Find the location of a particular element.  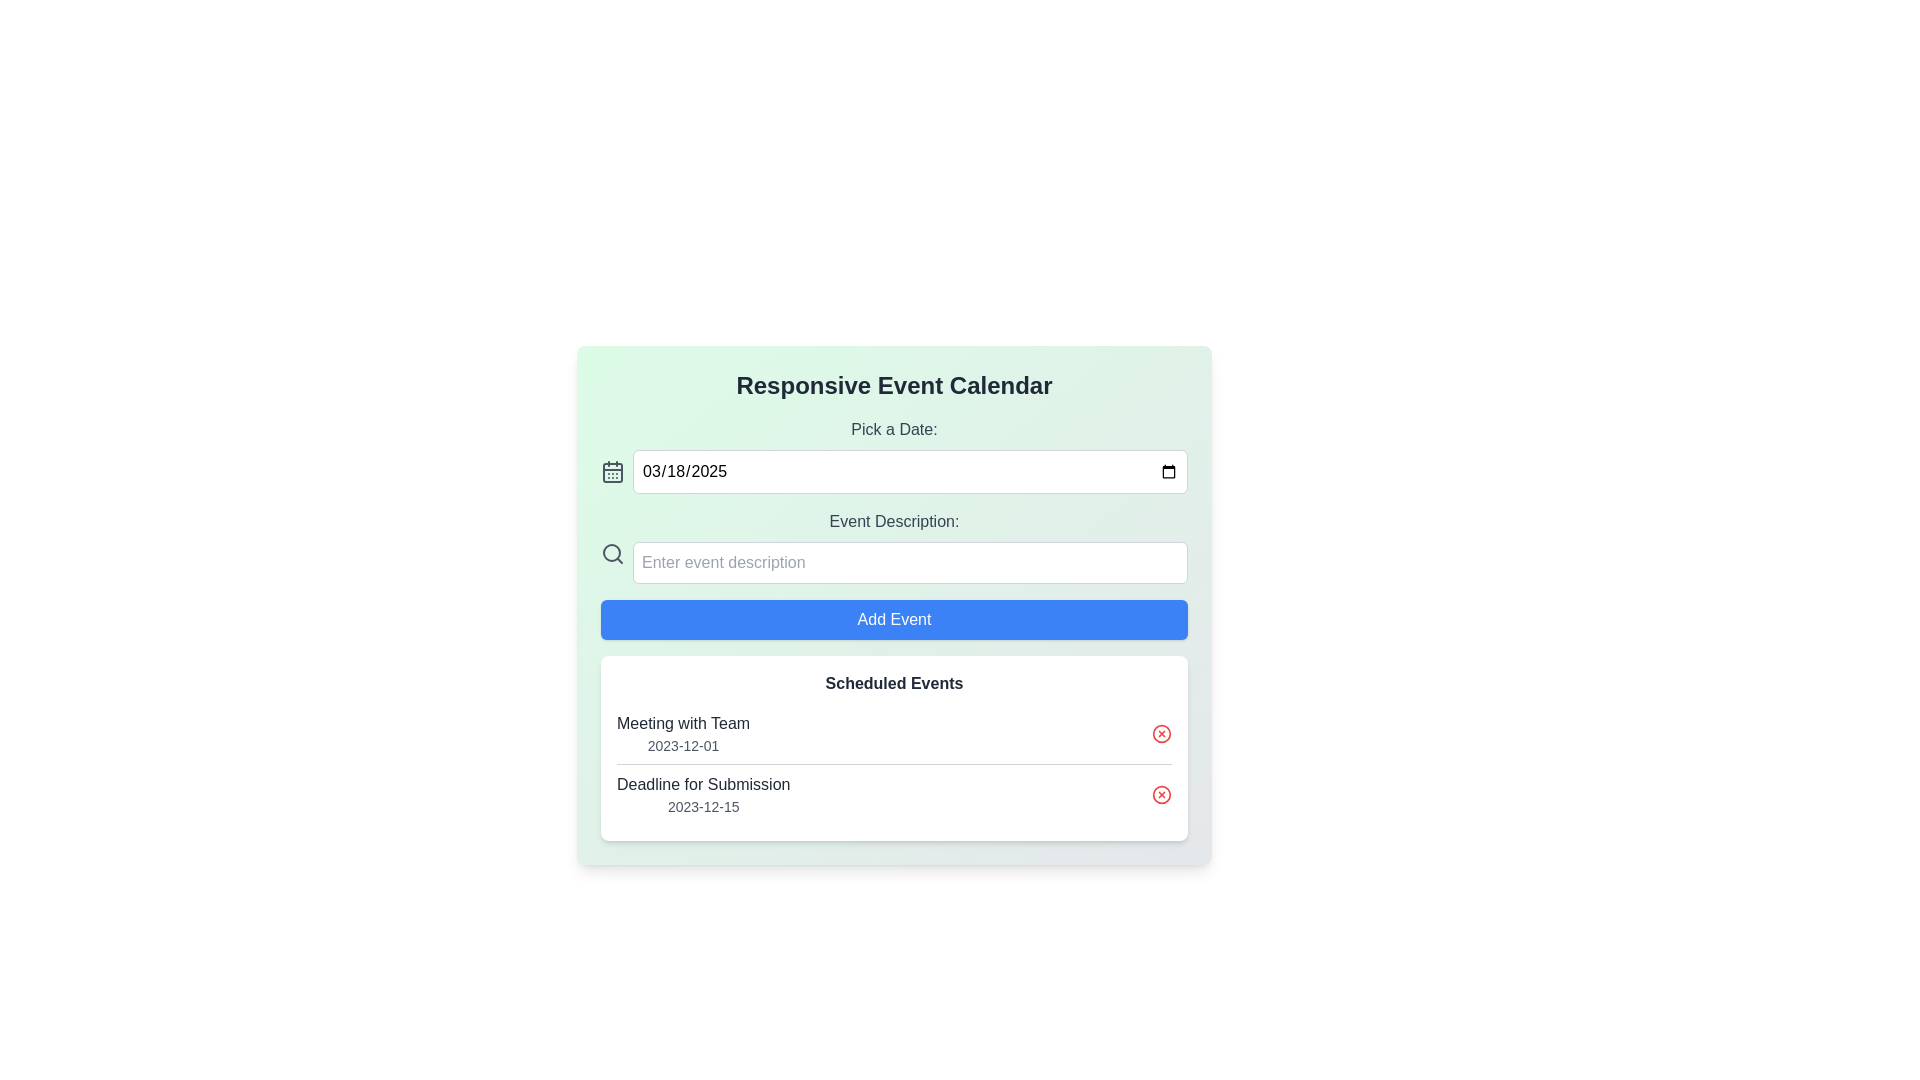

the gray magnifying glass icon located immediately to the left of the event description text input field is located at coordinates (612, 554).